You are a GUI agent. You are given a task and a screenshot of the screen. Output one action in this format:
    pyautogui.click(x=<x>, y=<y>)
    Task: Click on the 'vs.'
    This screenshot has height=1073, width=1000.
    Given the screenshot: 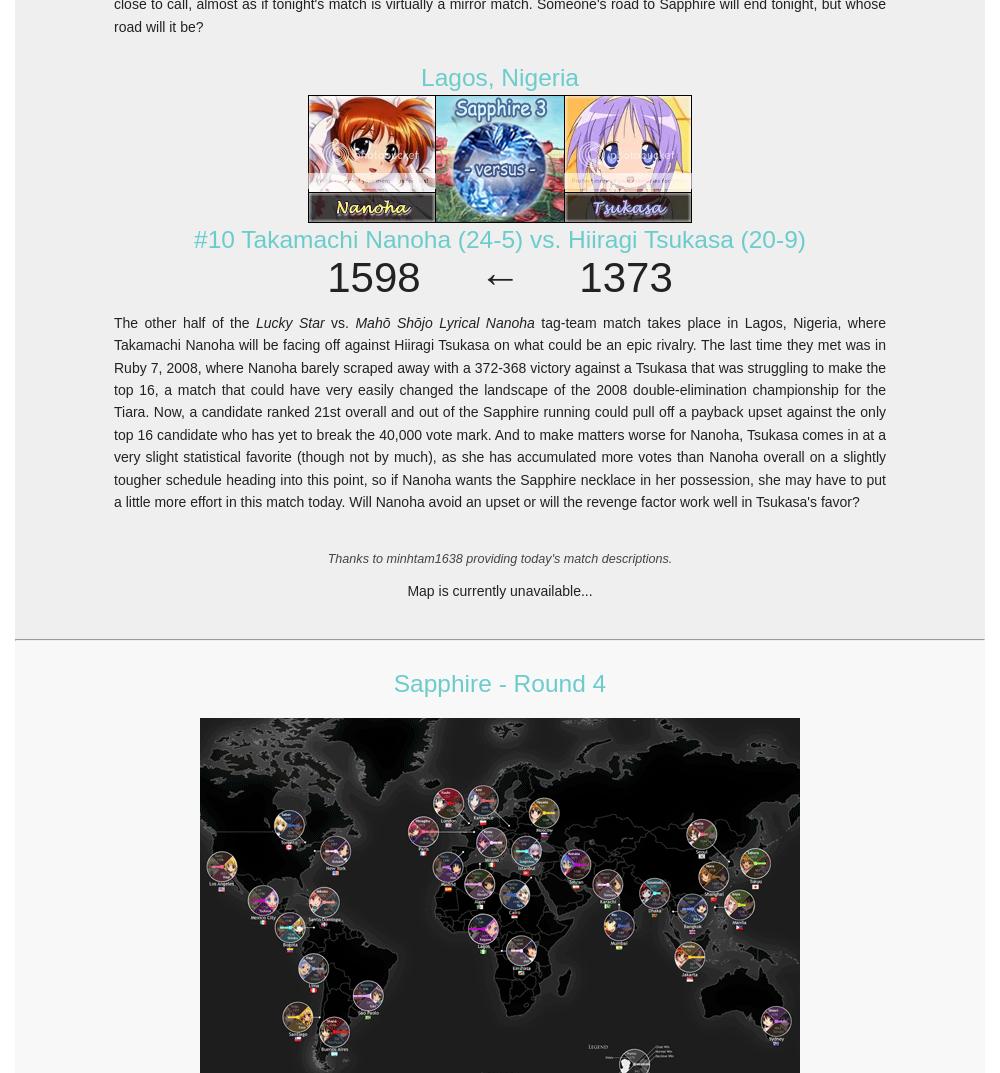 What is the action you would take?
    pyautogui.click(x=323, y=322)
    